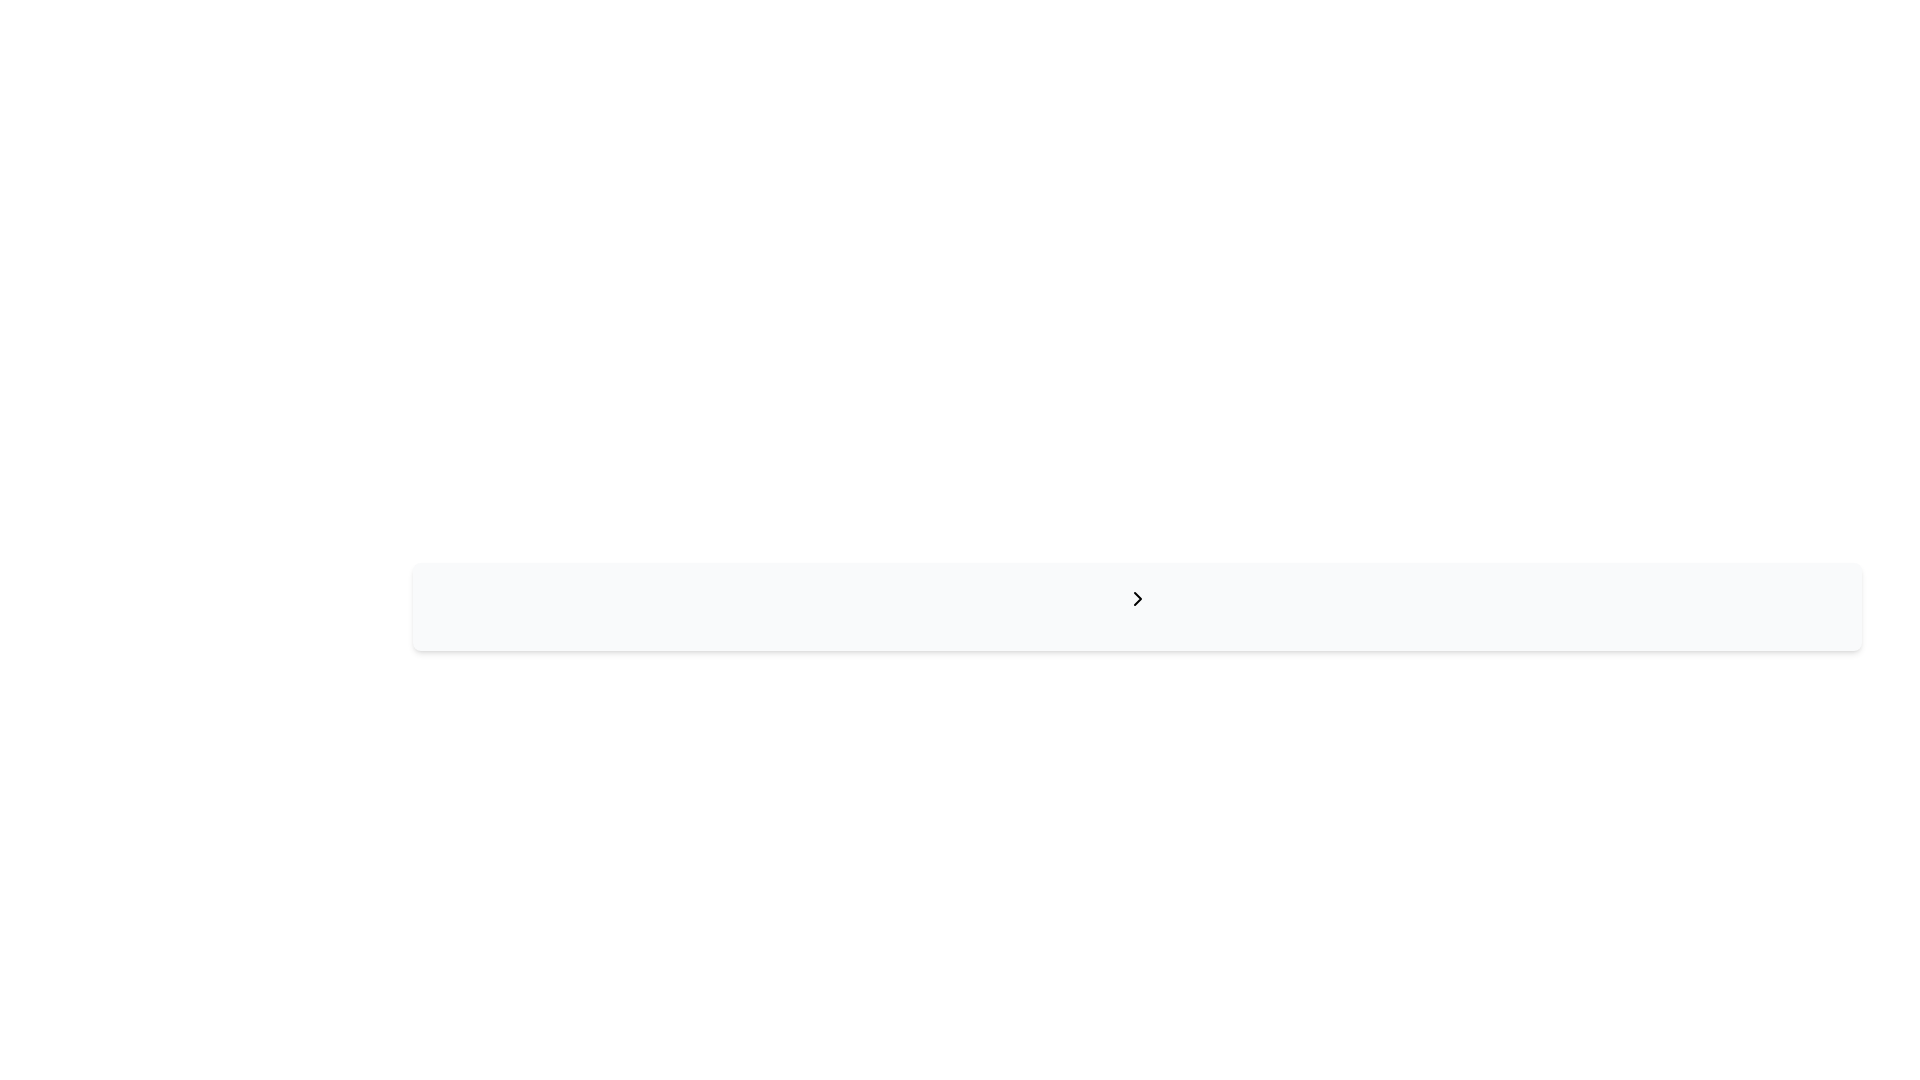 The height and width of the screenshot is (1080, 1920). Describe the element at coordinates (1137, 605) in the screenshot. I see `the chevron icon pointing to the right for accessibility purposes` at that location.